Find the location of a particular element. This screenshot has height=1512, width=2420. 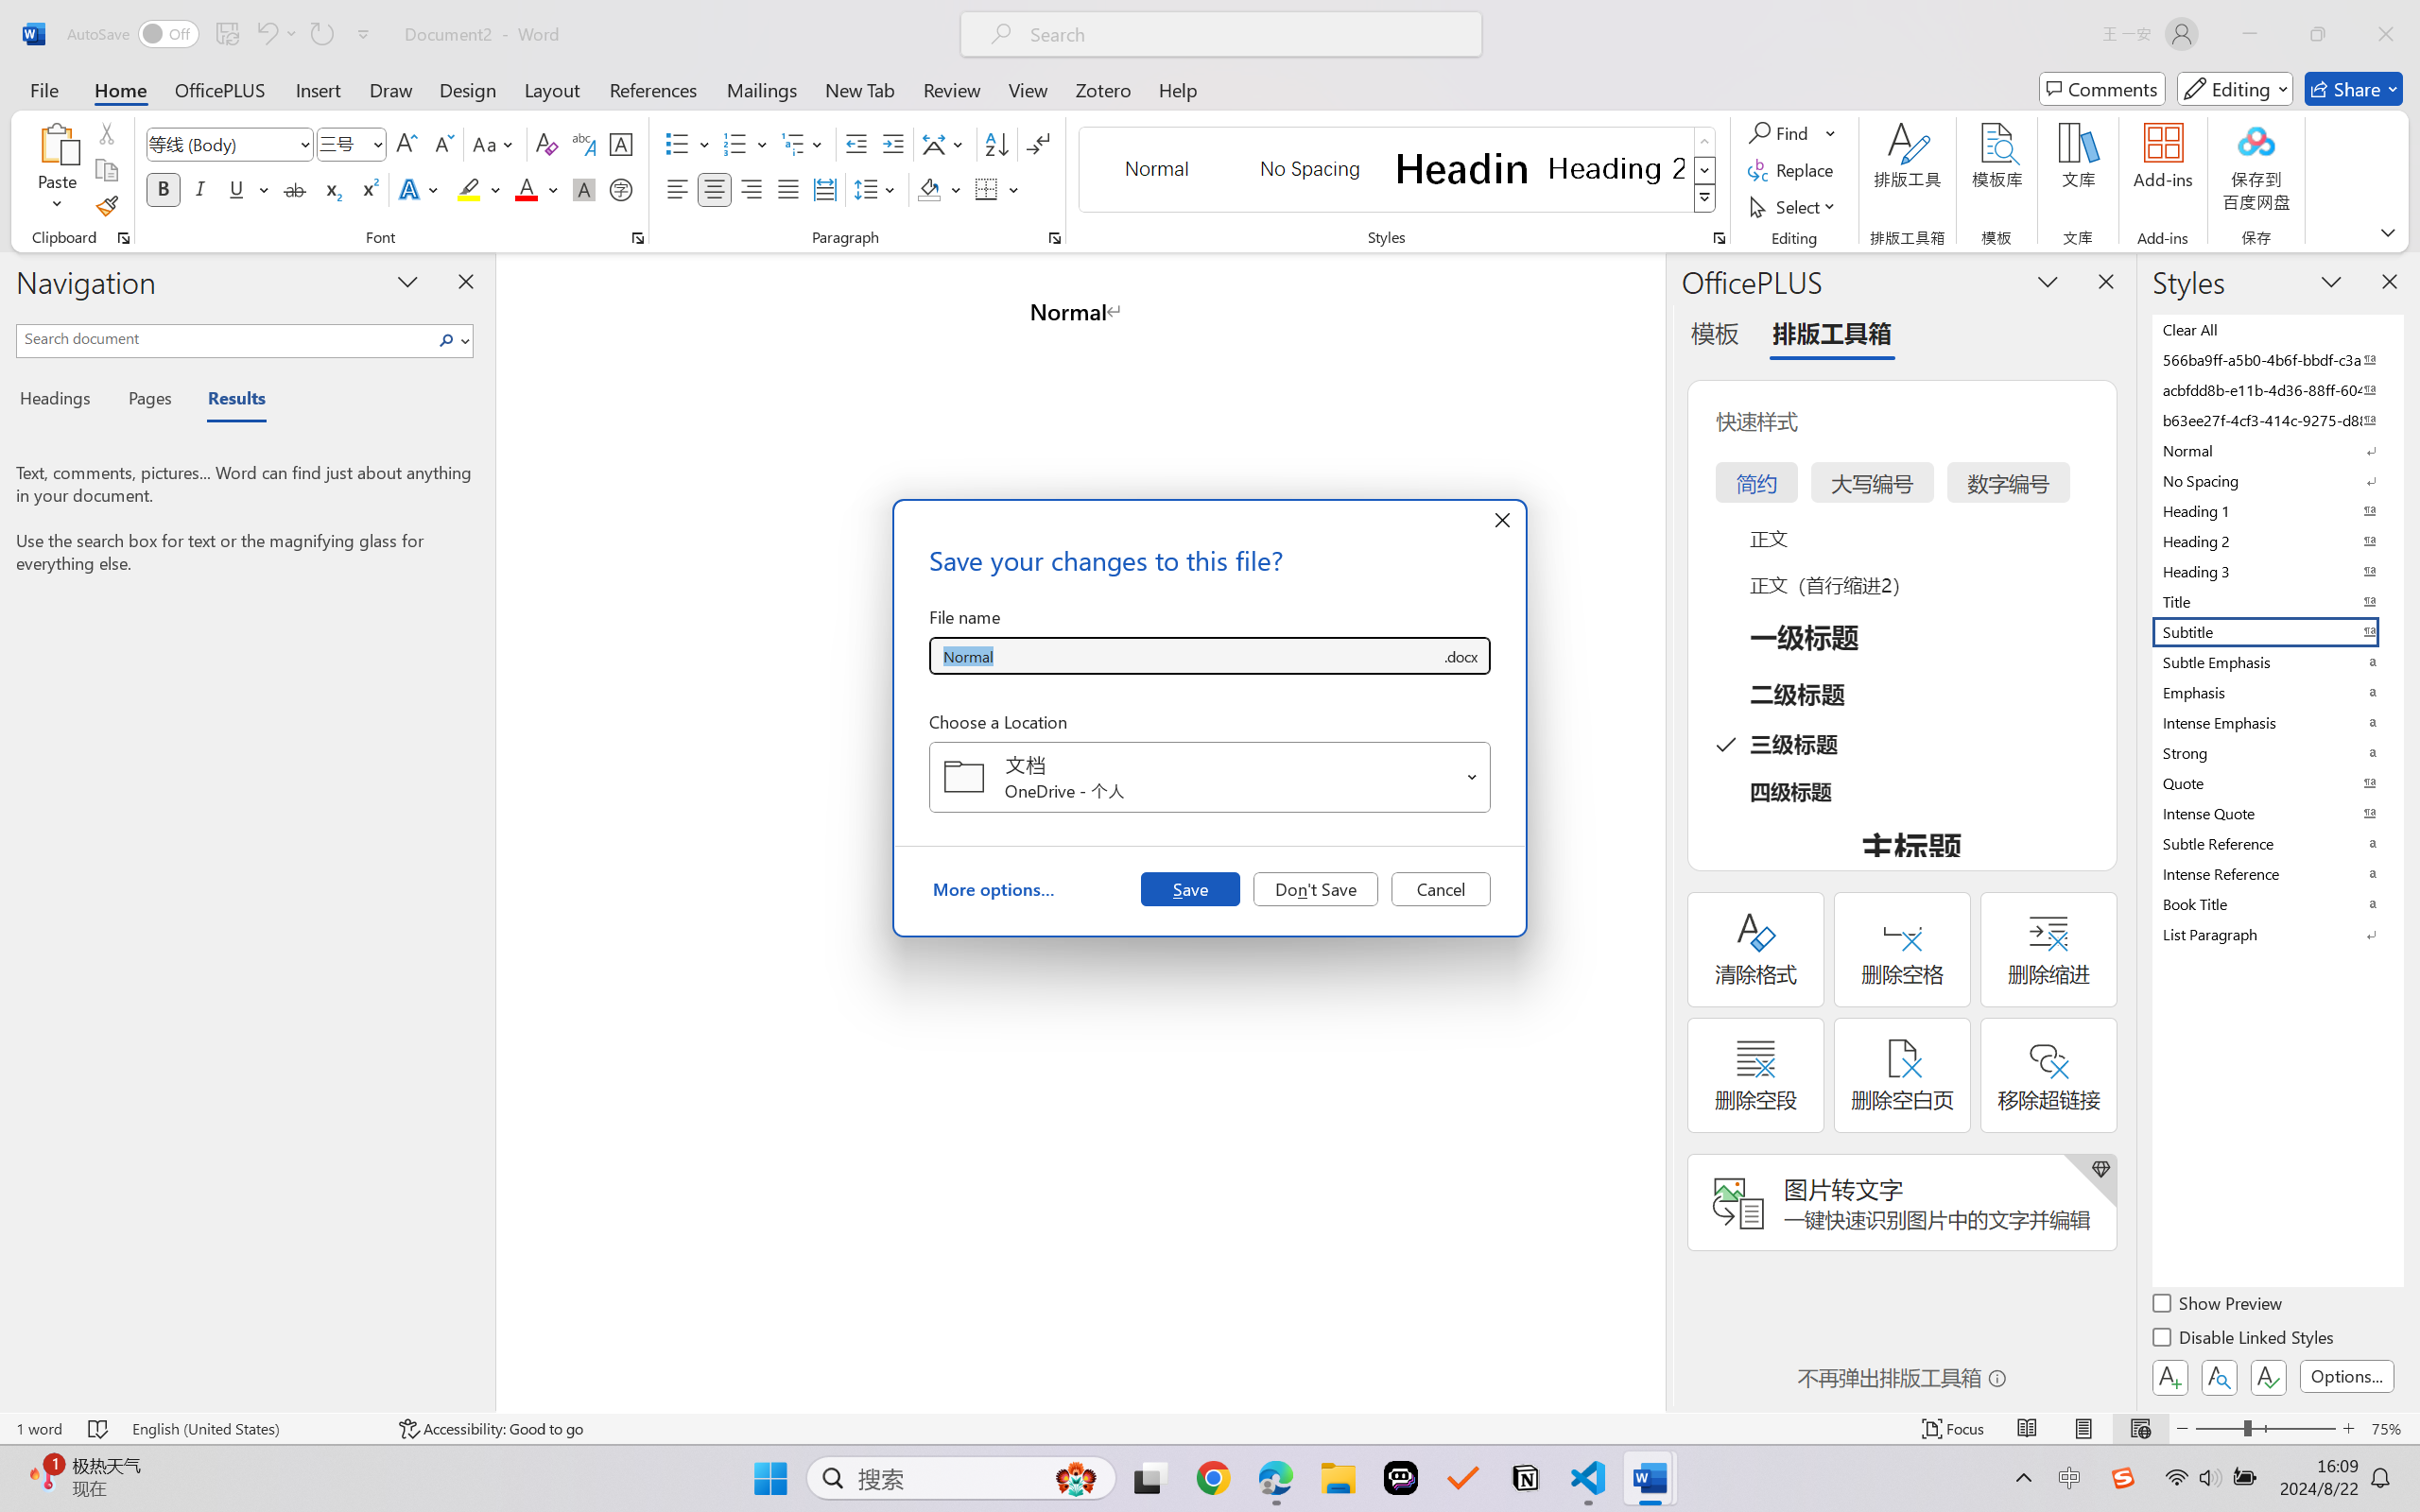

'Asian Layout' is located at coordinates (944, 144).